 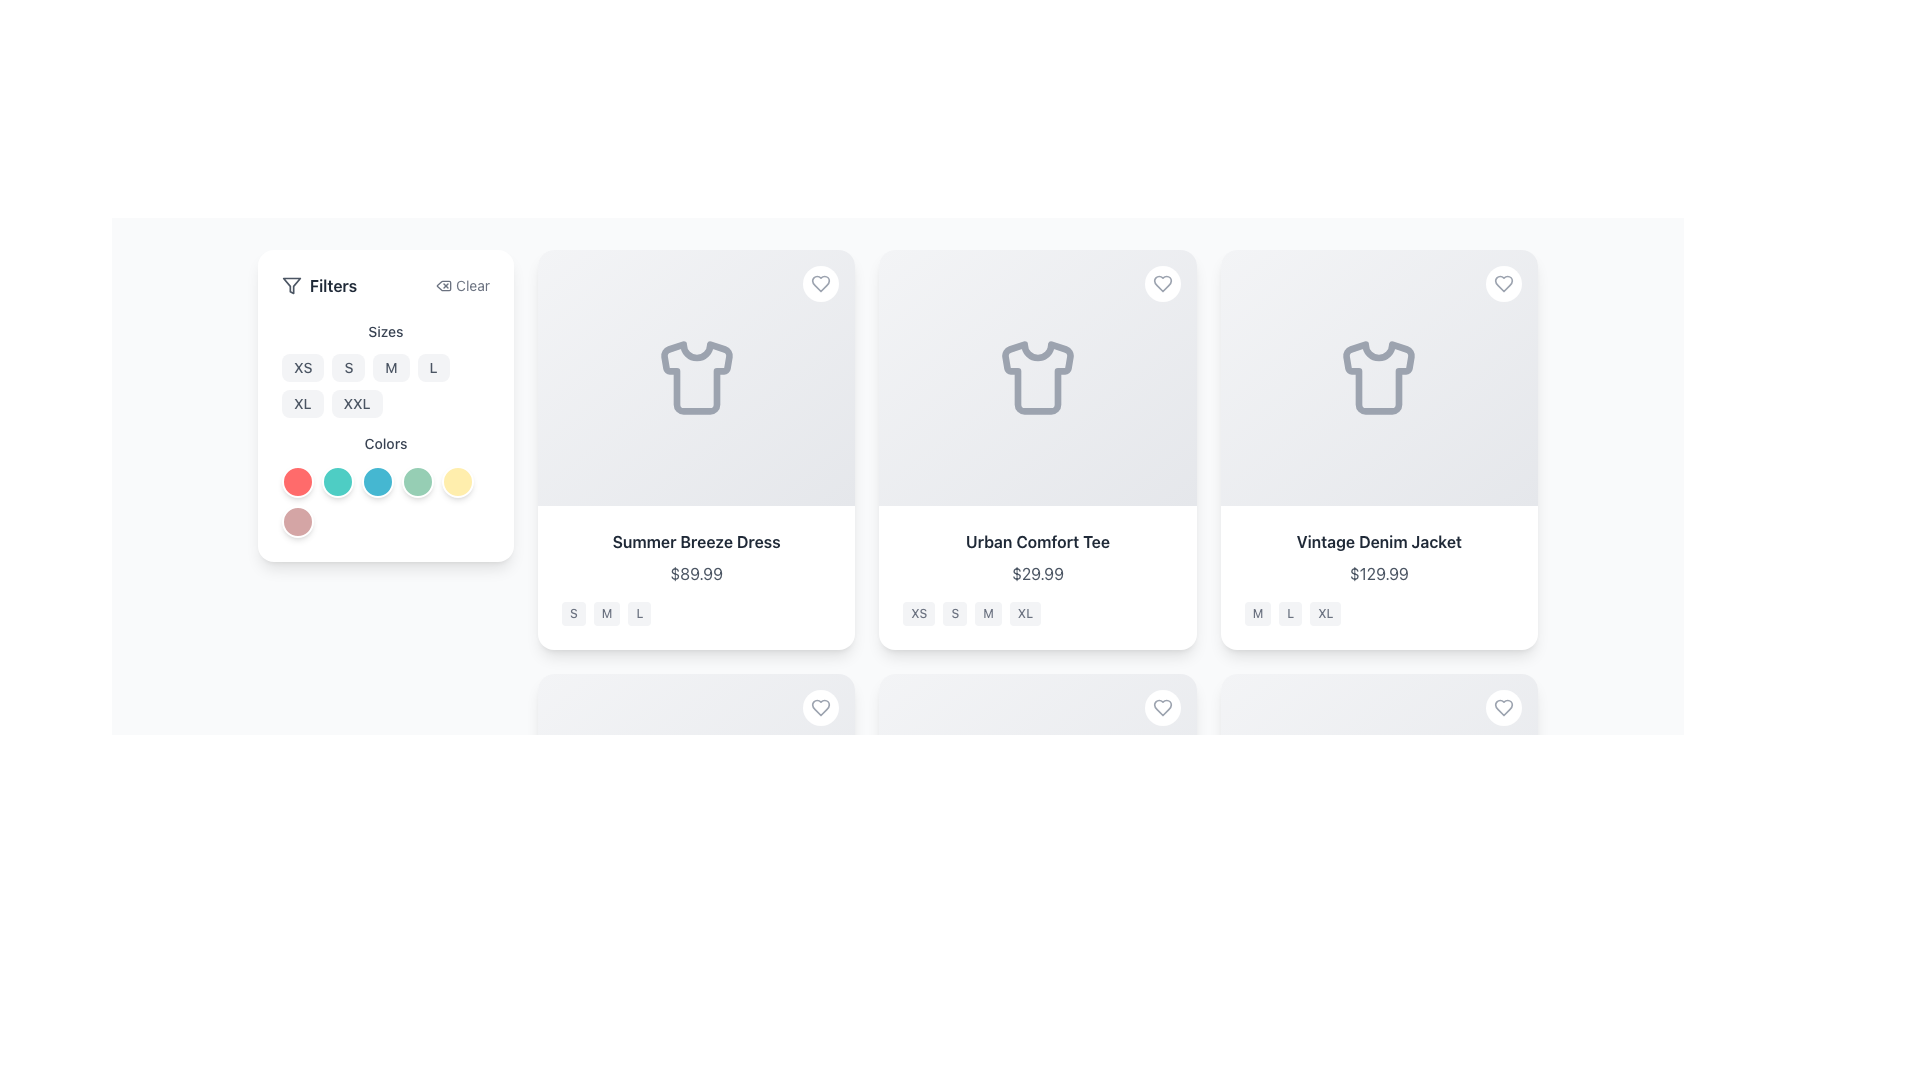 What do you see at coordinates (1256, 612) in the screenshot?
I see `the 'Medium' size option label for the Vintage Denim Jacket, which is the first in a set of three size indicators located below the product card` at bounding box center [1256, 612].